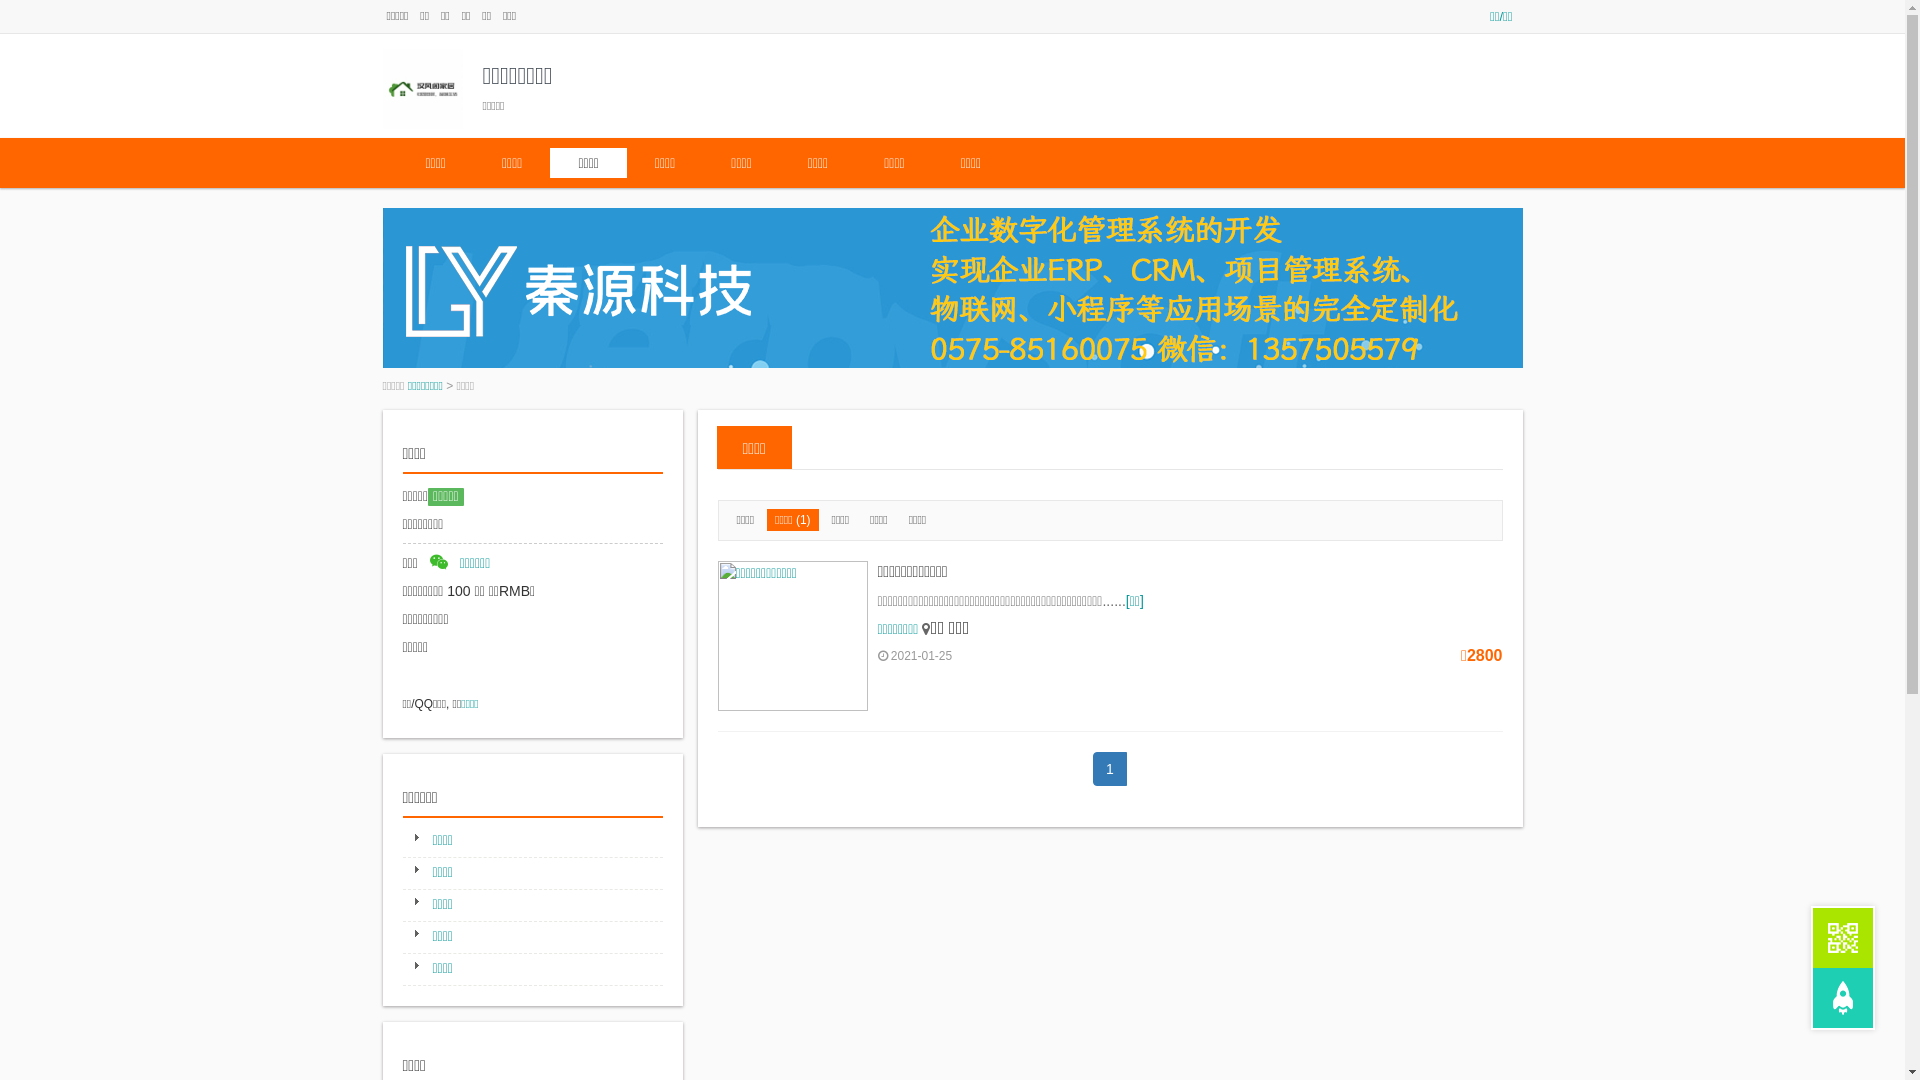 The width and height of the screenshot is (1920, 1080). What do you see at coordinates (1108, 767) in the screenshot?
I see `'1'` at bounding box center [1108, 767].